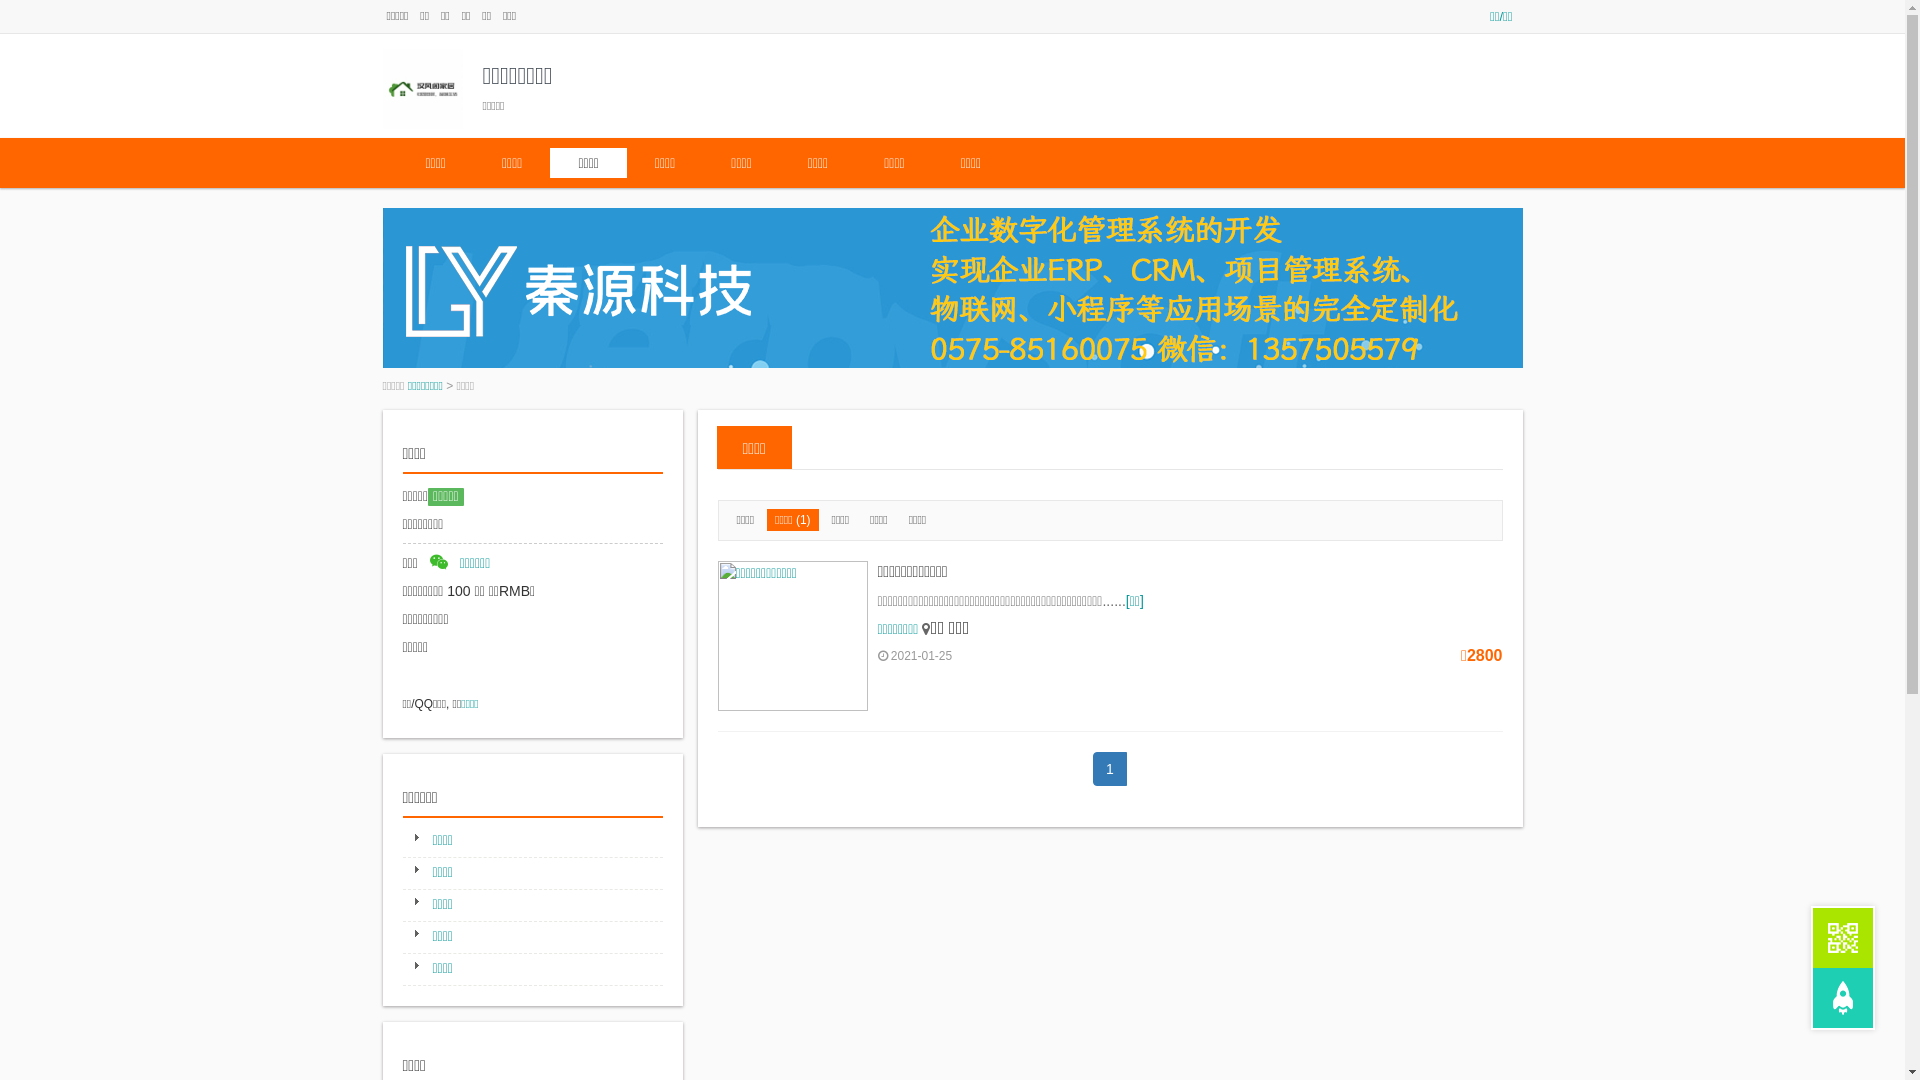 The width and height of the screenshot is (1920, 1080). What do you see at coordinates (1108, 767) in the screenshot?
I see `'1'` at bounding box center [1108, 767].